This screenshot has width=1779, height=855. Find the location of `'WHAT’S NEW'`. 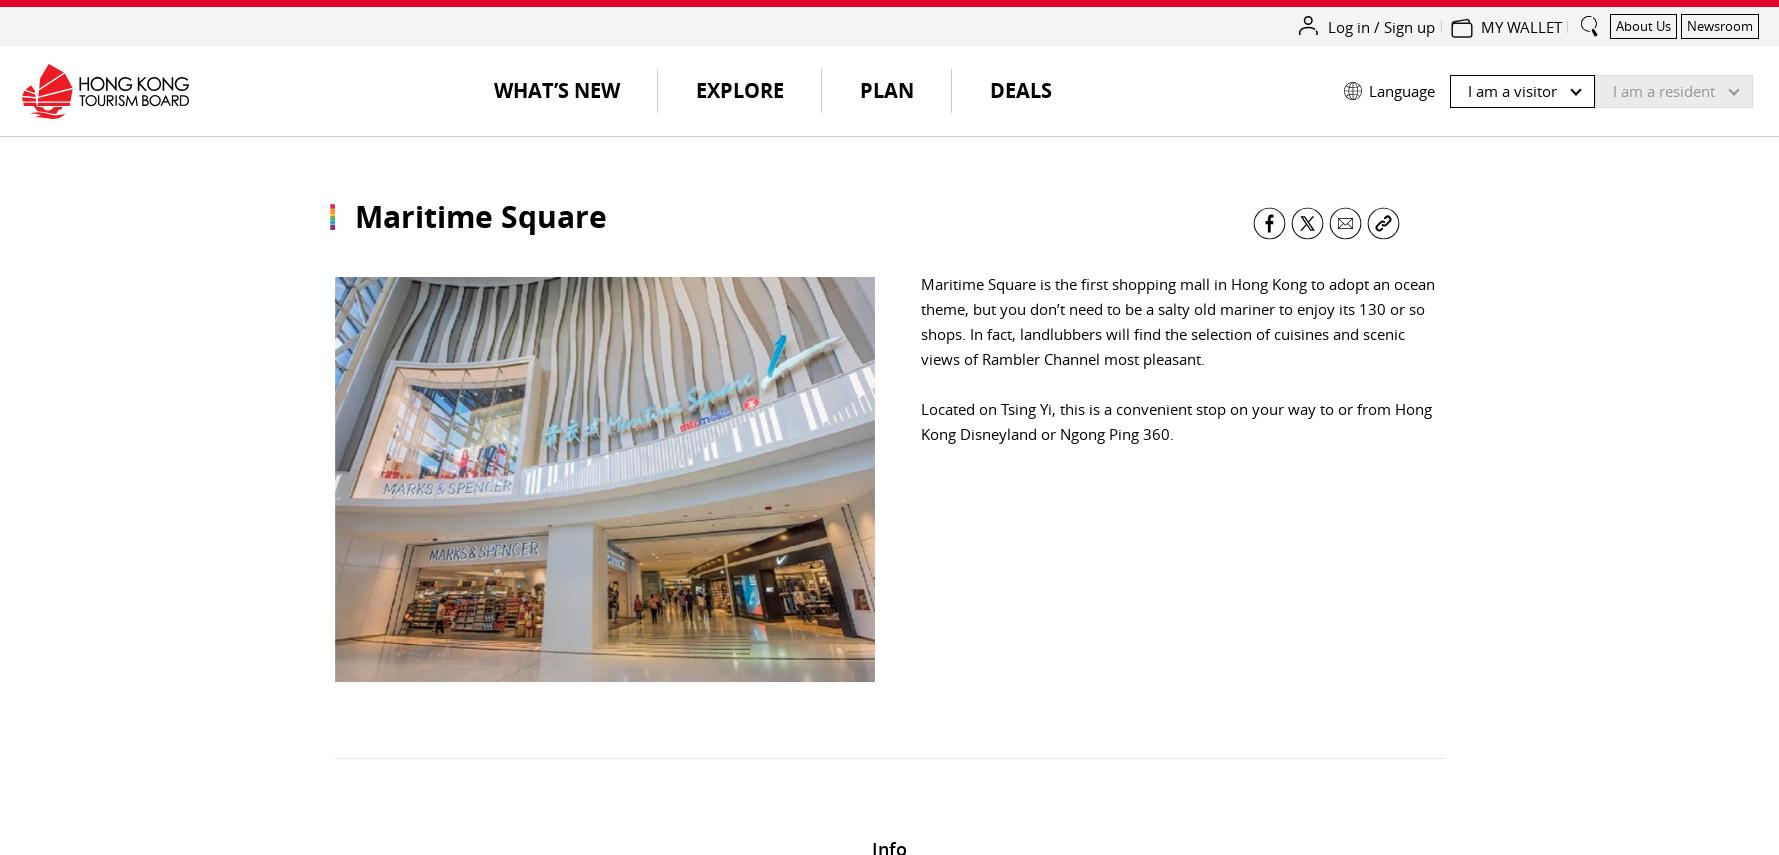

'WHAT’S NEW' is located at coordinates (555, 90).